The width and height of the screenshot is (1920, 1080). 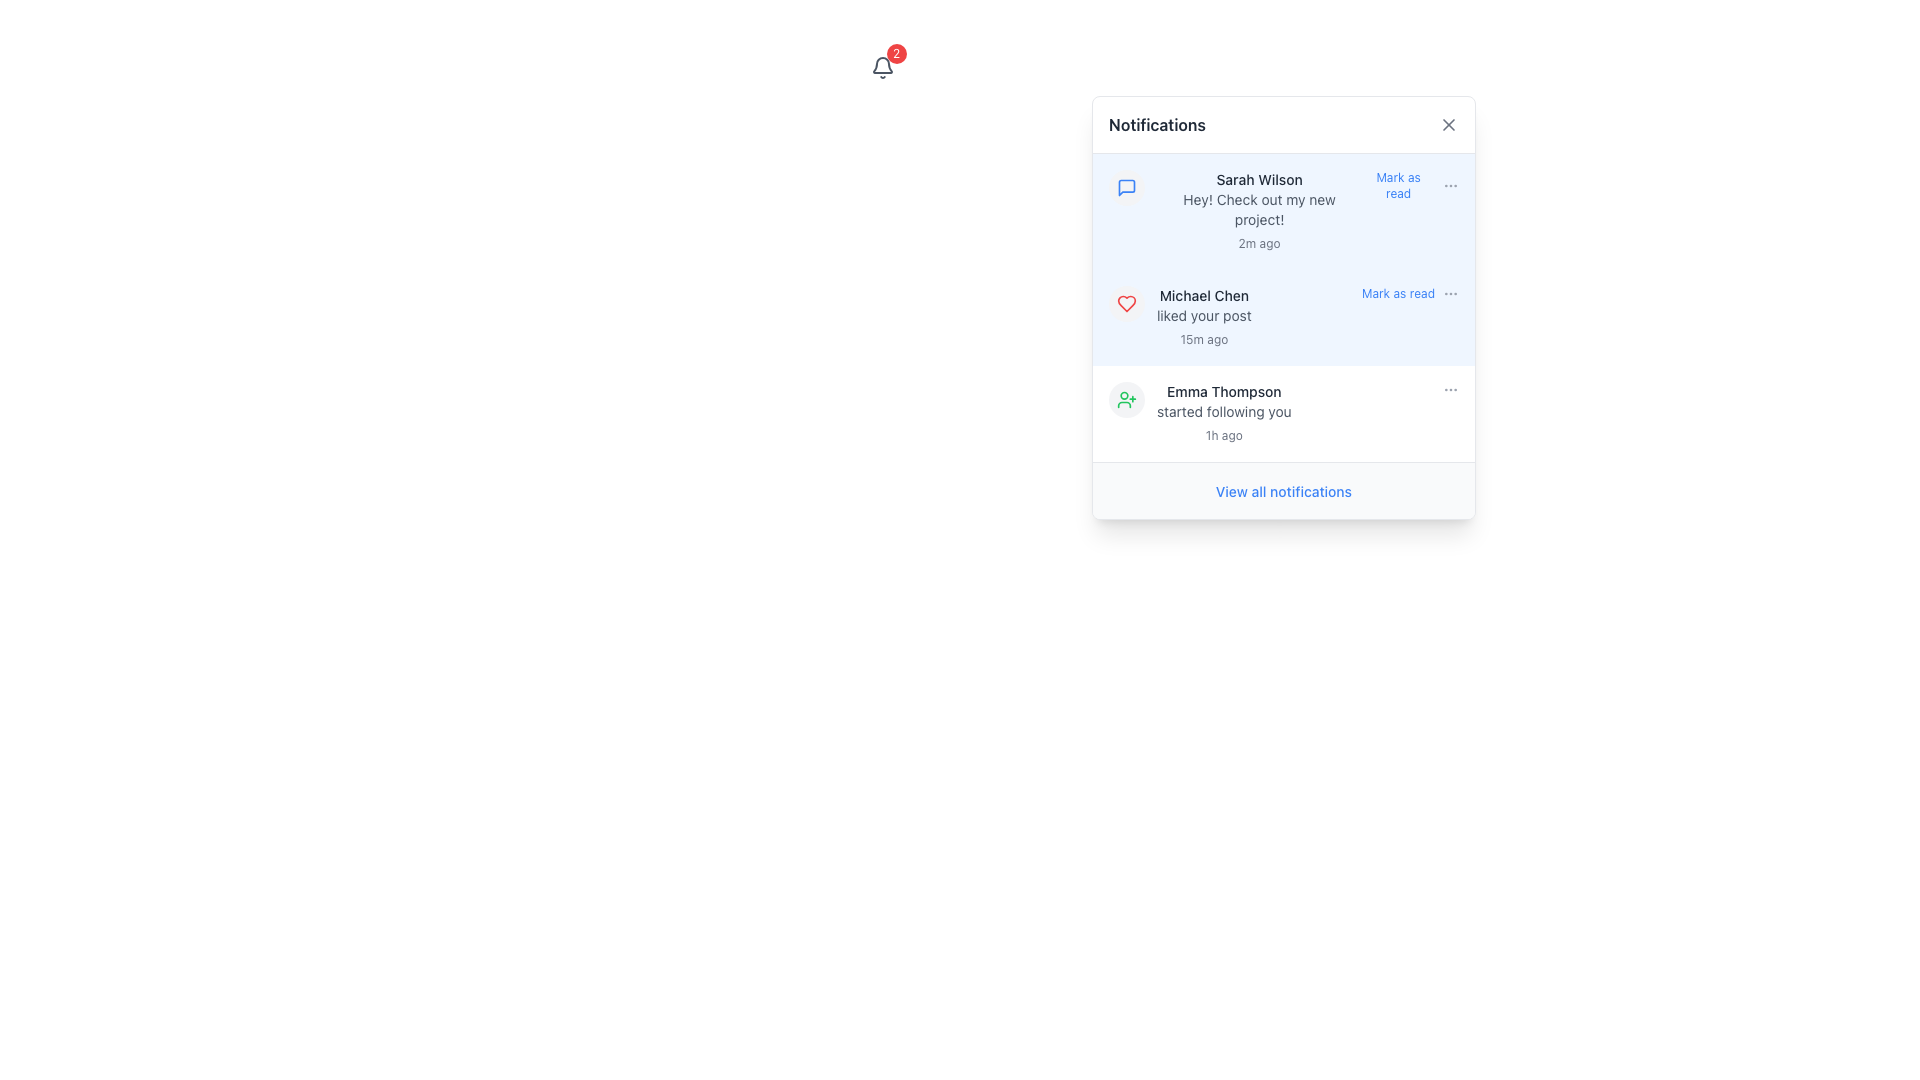 What do you see at coordinates (1283, 308) in the screenshot?
I see `the second notification item in the dropdown menu that displays 'Michael Chen liked your post'` at bounding box center [1283, 308].